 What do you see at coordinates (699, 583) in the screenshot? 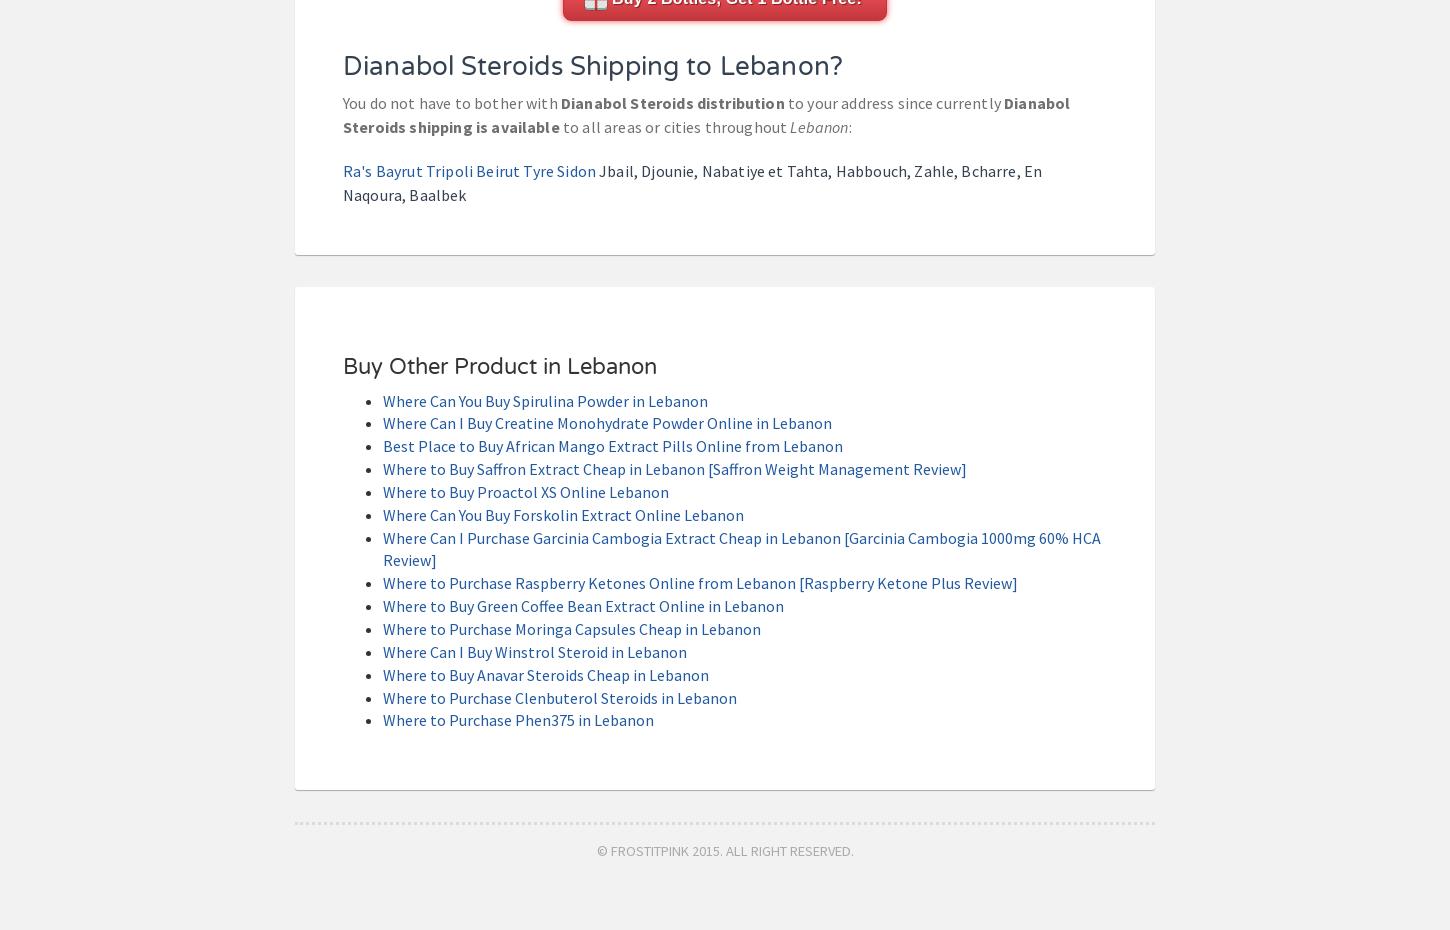
I see `'Where to Purchase Raspberry Ketones Online from Lebanon [Raspberry Ketone Plus Review]'` at bounding box center [699, 583].